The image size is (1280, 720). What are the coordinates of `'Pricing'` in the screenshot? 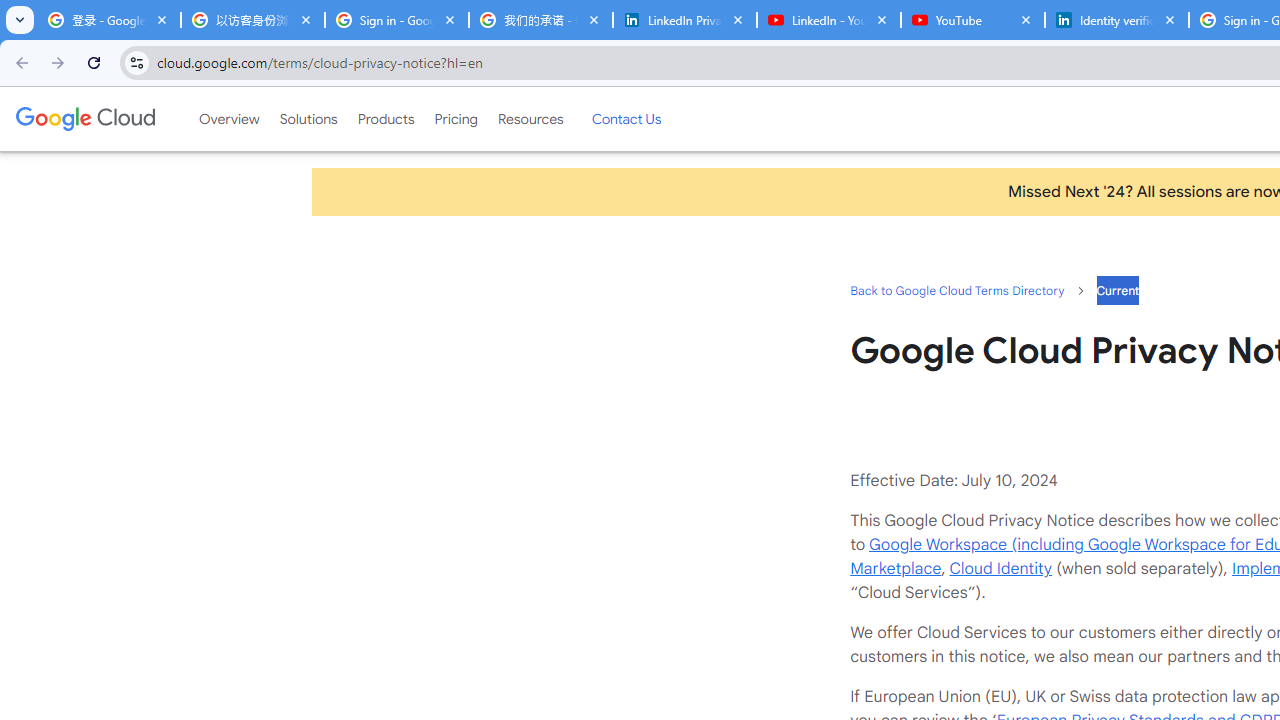 It's located at (454, 119).